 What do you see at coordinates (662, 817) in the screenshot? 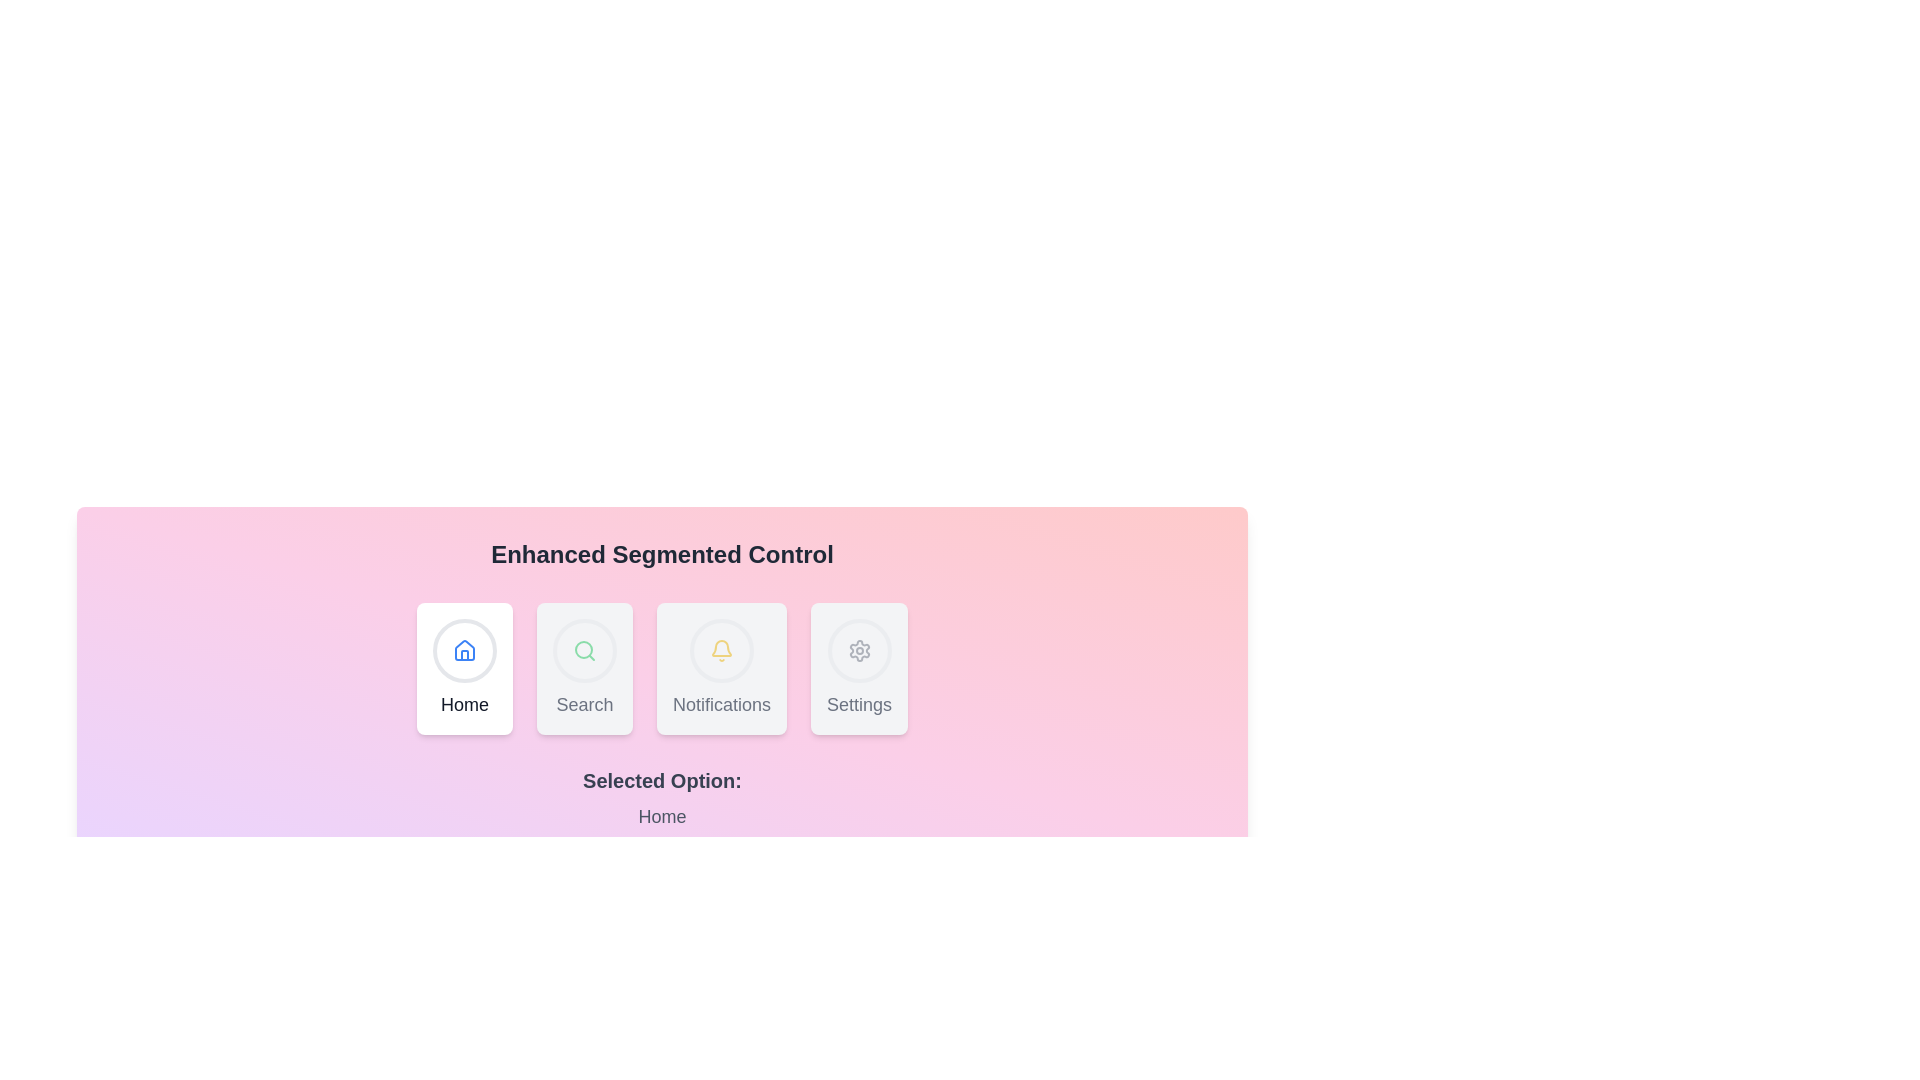
I see `the 'Home' text label, which is displayed in a gray, smaller font and located directly below the heading 'Selected Option:'` at bounding box center [662, 817].